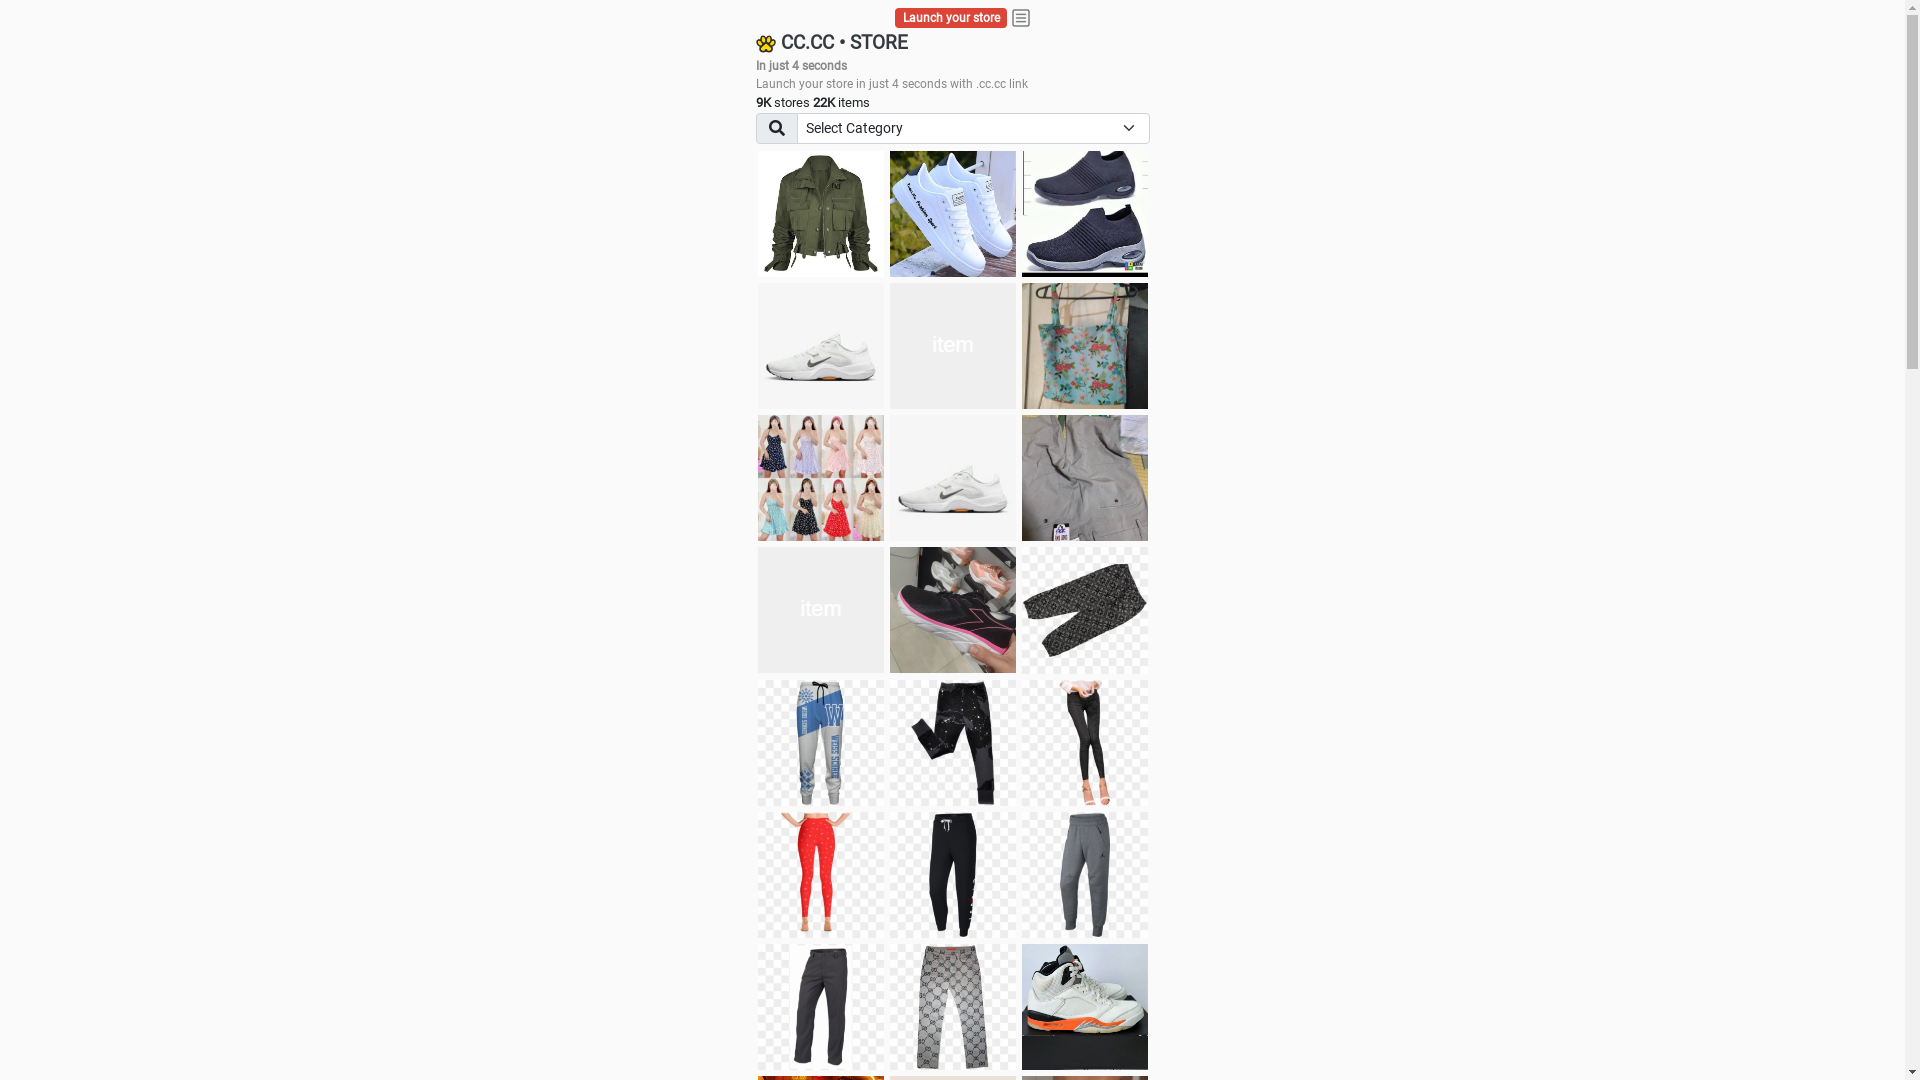  Describe the element at coordinates (1083, 608) in the screenshot. I see `'Short pant'` at that location.